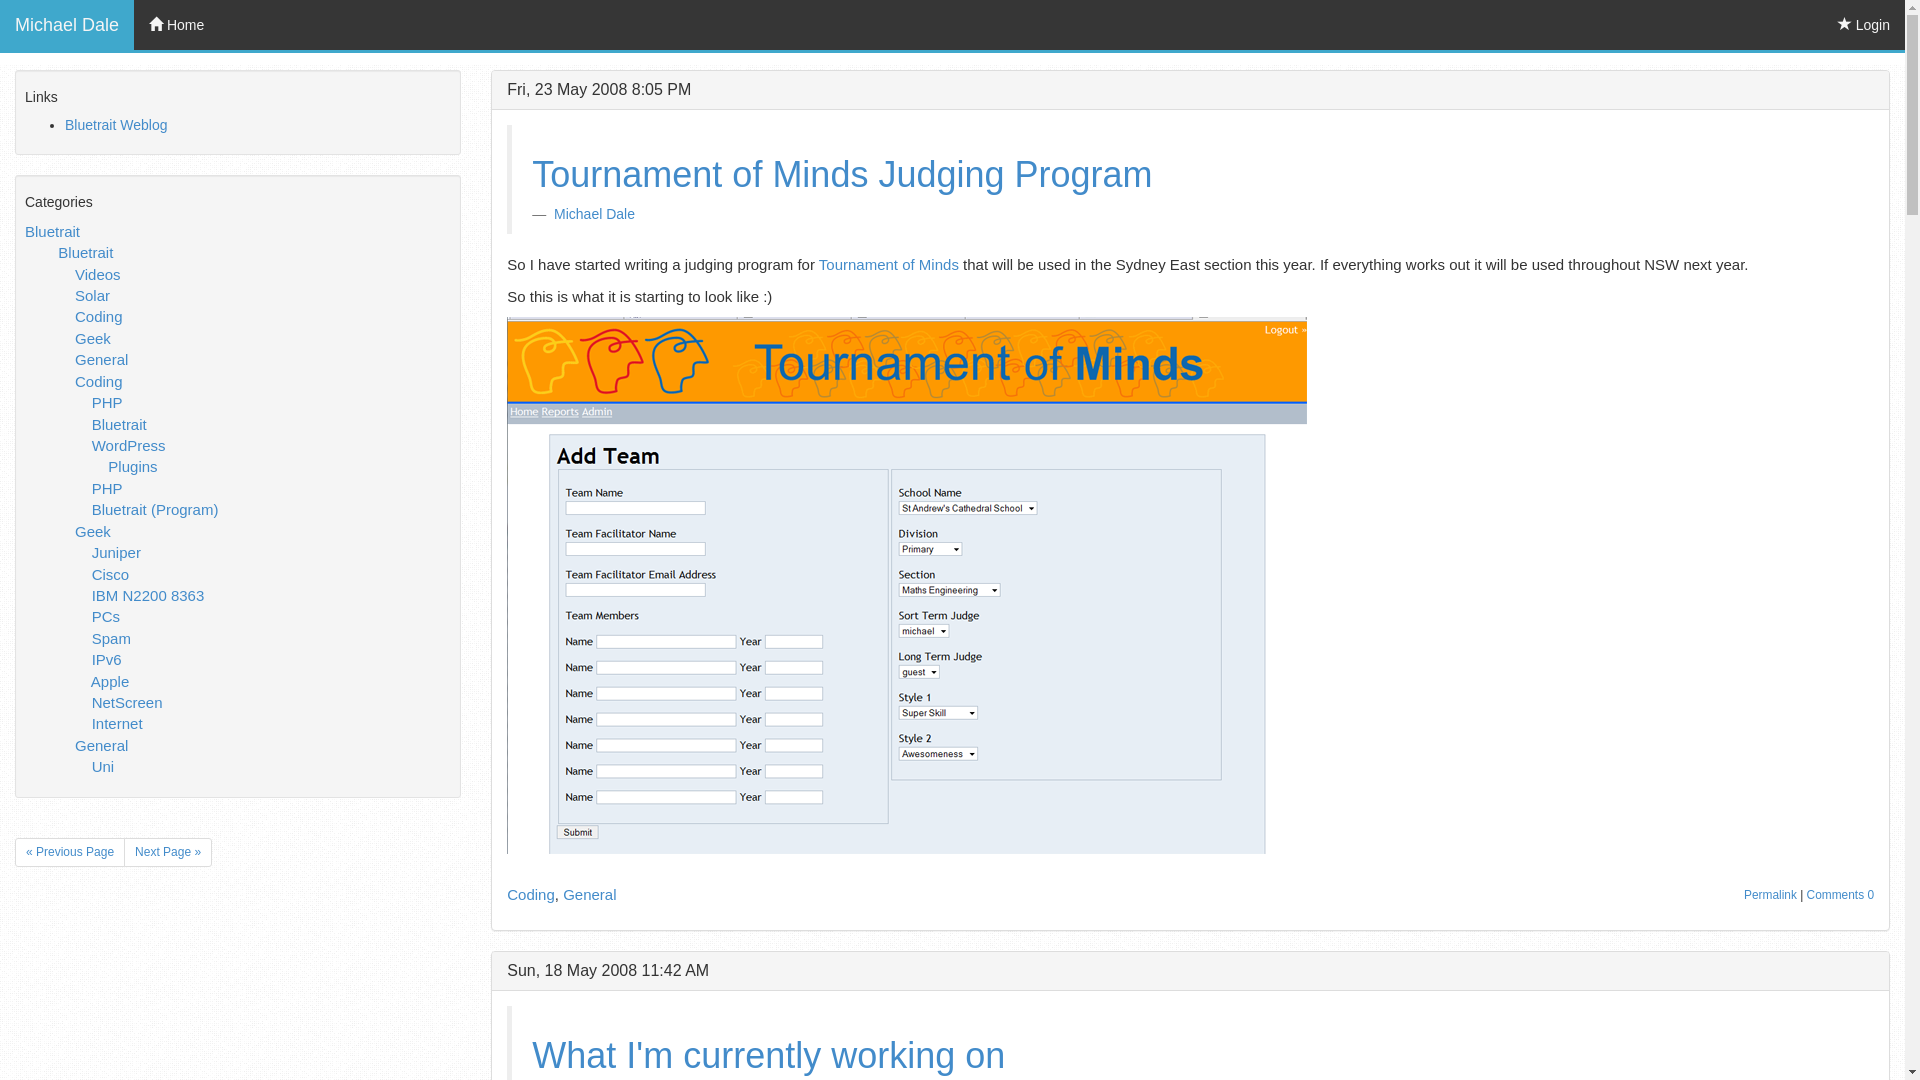 This screenshot has height=1080, width=1920. I want to click on 'Bluetrait Weblog', so click(65, 124).